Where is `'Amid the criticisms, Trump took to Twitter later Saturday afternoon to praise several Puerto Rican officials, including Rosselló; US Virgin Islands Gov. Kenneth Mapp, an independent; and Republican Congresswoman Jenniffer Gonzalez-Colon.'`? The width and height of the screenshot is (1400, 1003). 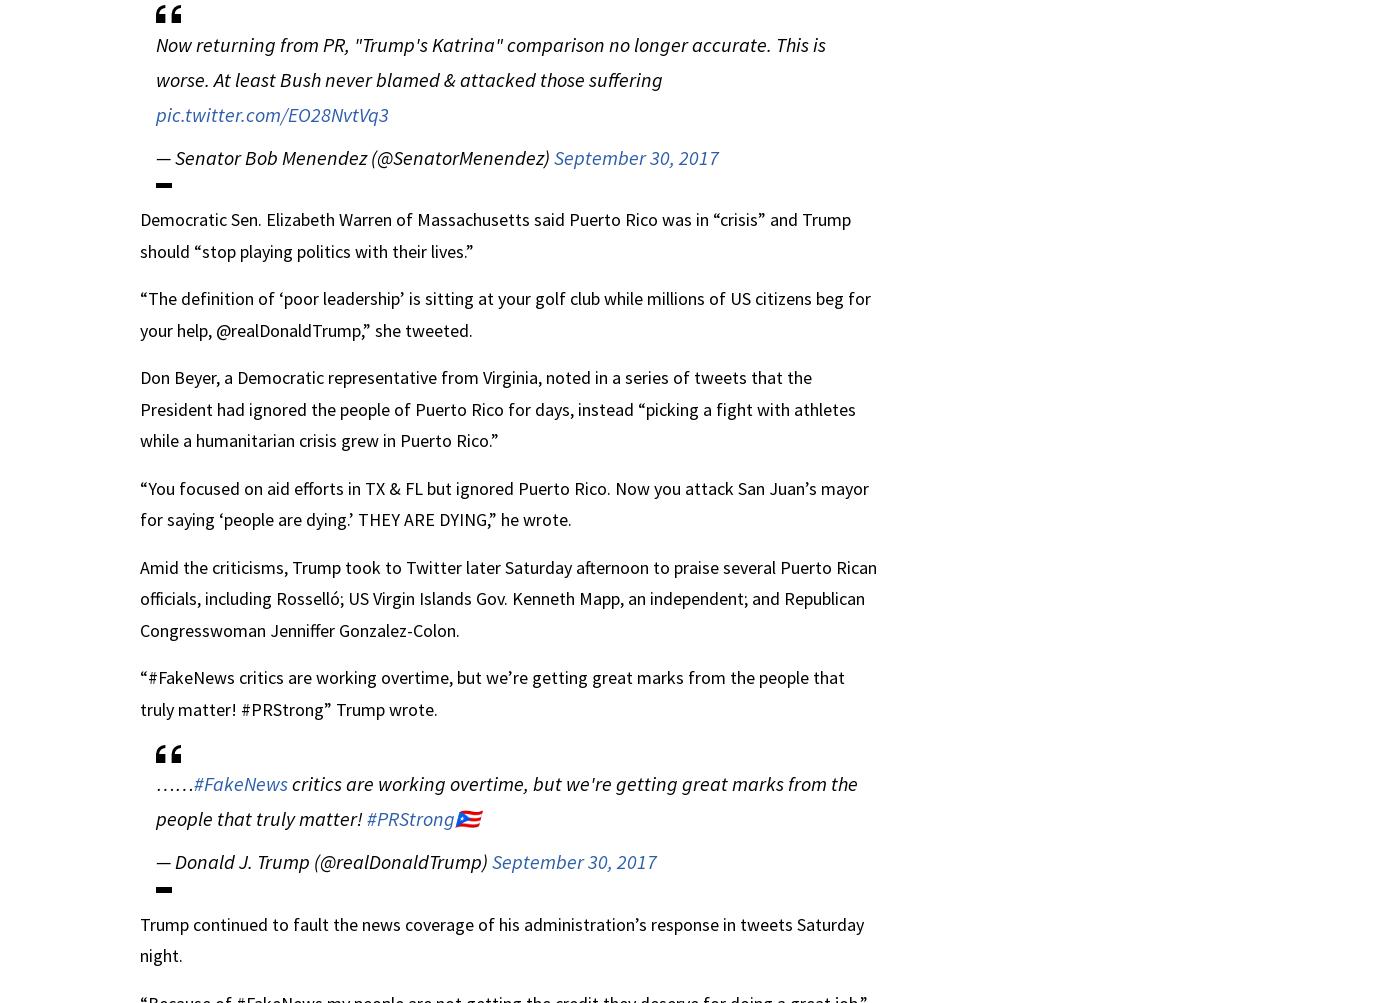
'Amid the criticisms, Trump took to Twitter later Saturday afternoon to praise several Puerto Rican officials, including Rosselló; US Virgin Islands Gov. Kenneth Mapp, an independent; and Republican Congresswoman Jenniffer Gonzalez-Colon.' is located at coordinates (508, 596).